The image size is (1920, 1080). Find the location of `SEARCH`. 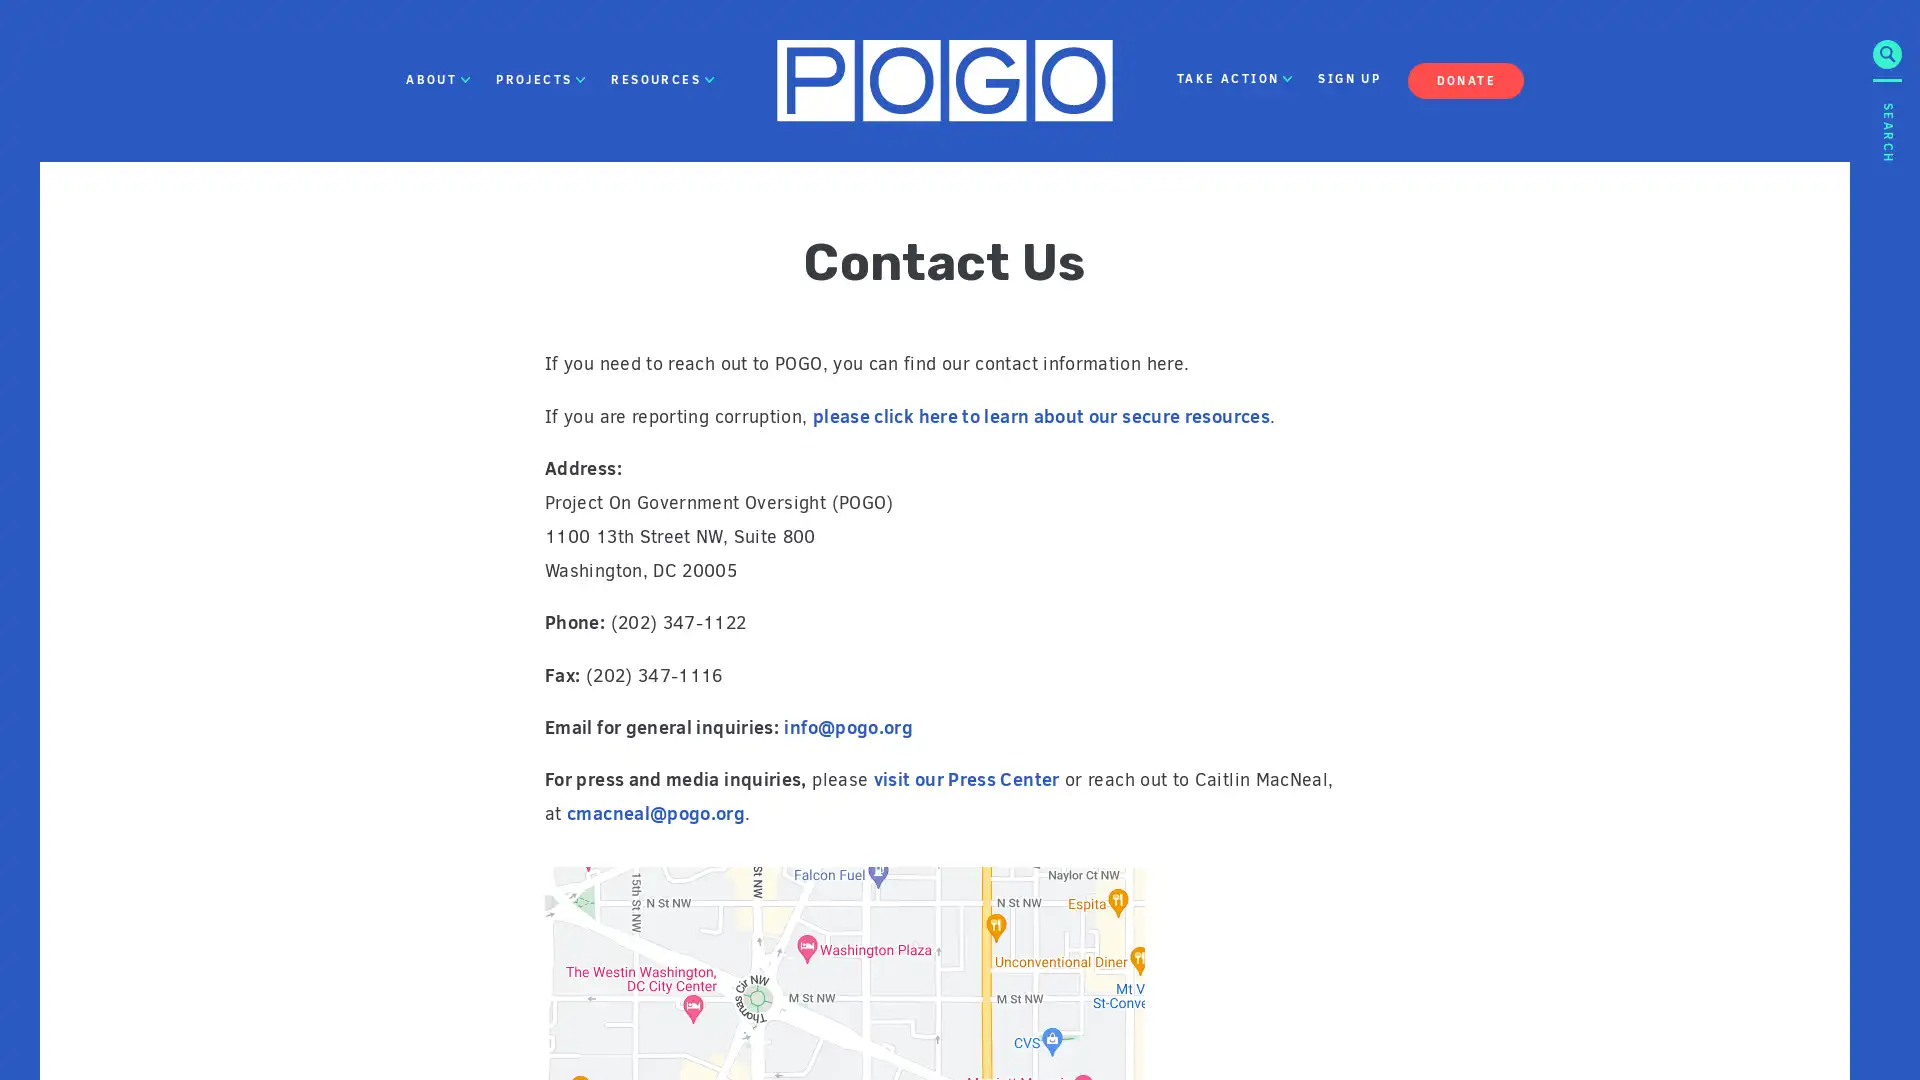

SEARCH is located at coordinates (1886, 274).